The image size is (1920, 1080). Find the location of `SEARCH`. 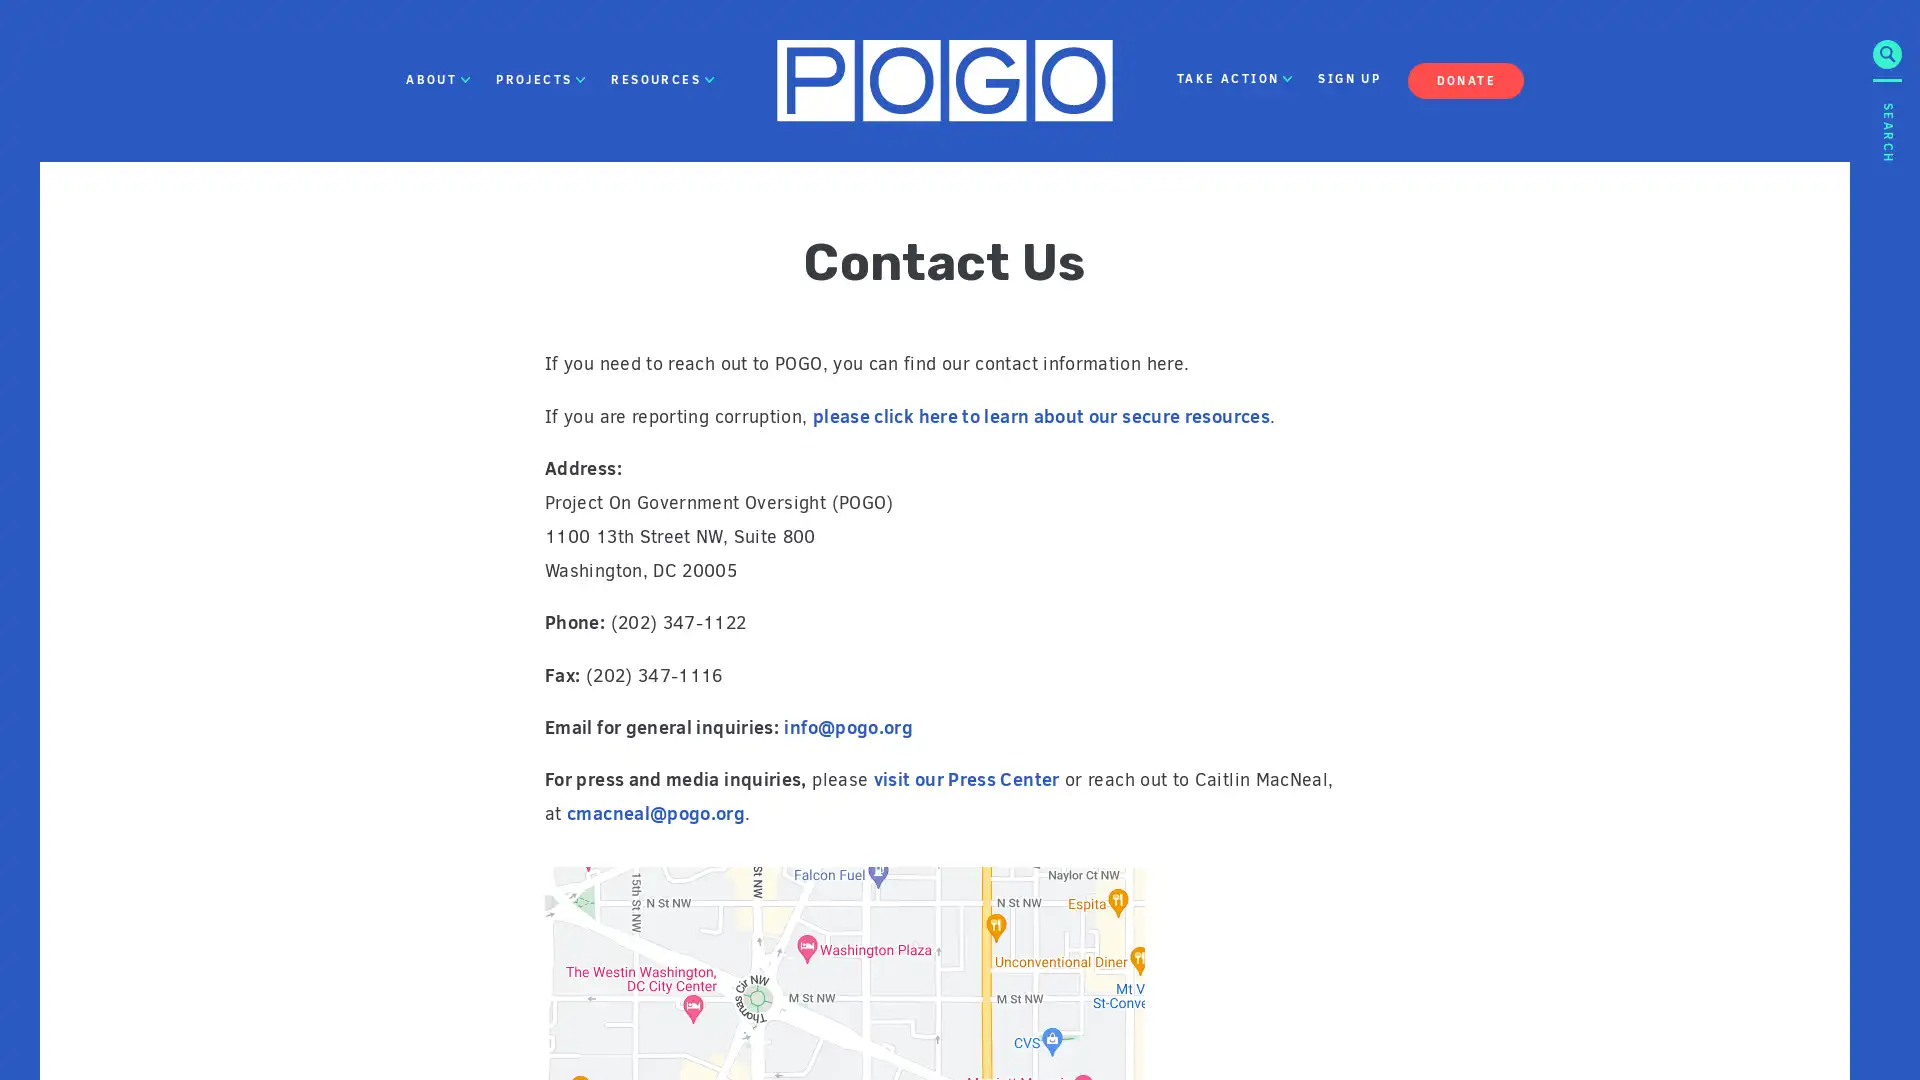

SEARCH is located at coordinates (1886, 274).